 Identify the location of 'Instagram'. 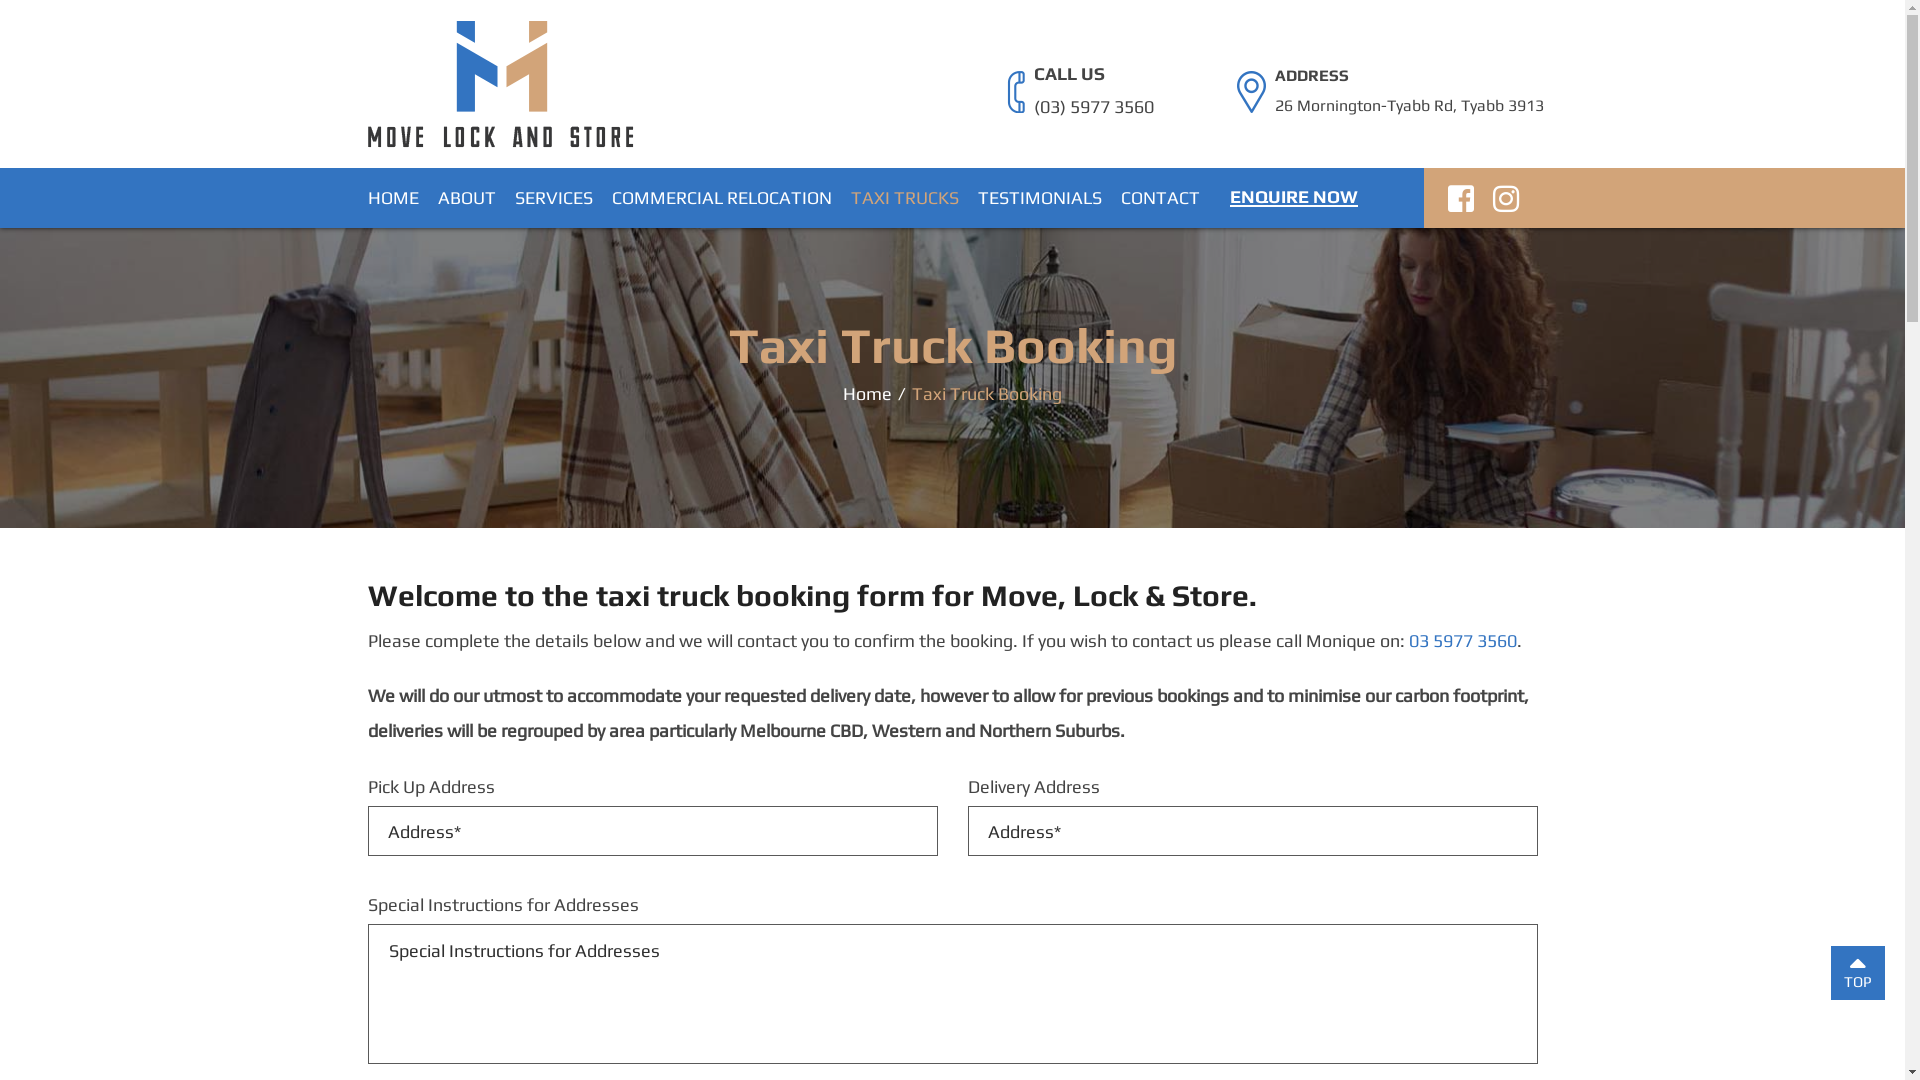
(1505, 203).